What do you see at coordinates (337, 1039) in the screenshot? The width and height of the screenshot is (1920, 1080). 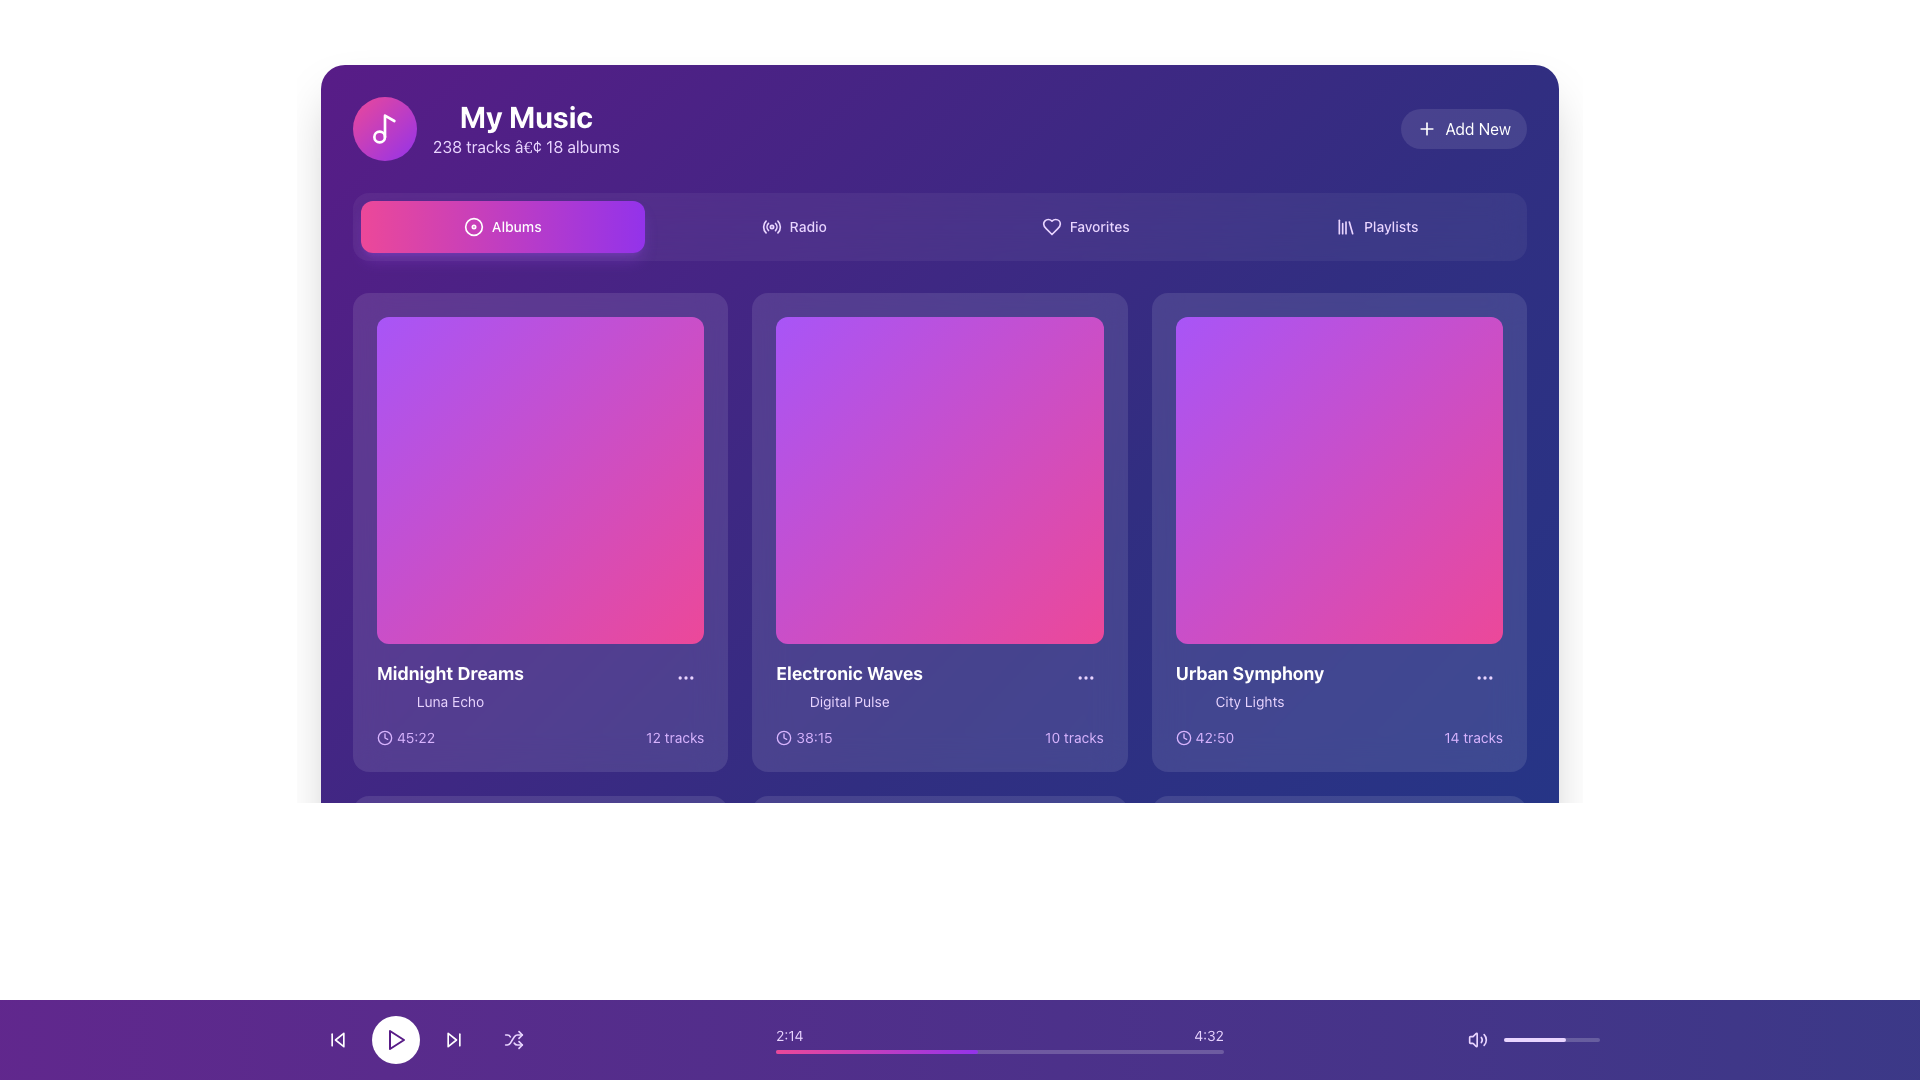 I see `the circular back button located at the bottom left of the player control bar to skip backward` at bounding box center [337, 1039].